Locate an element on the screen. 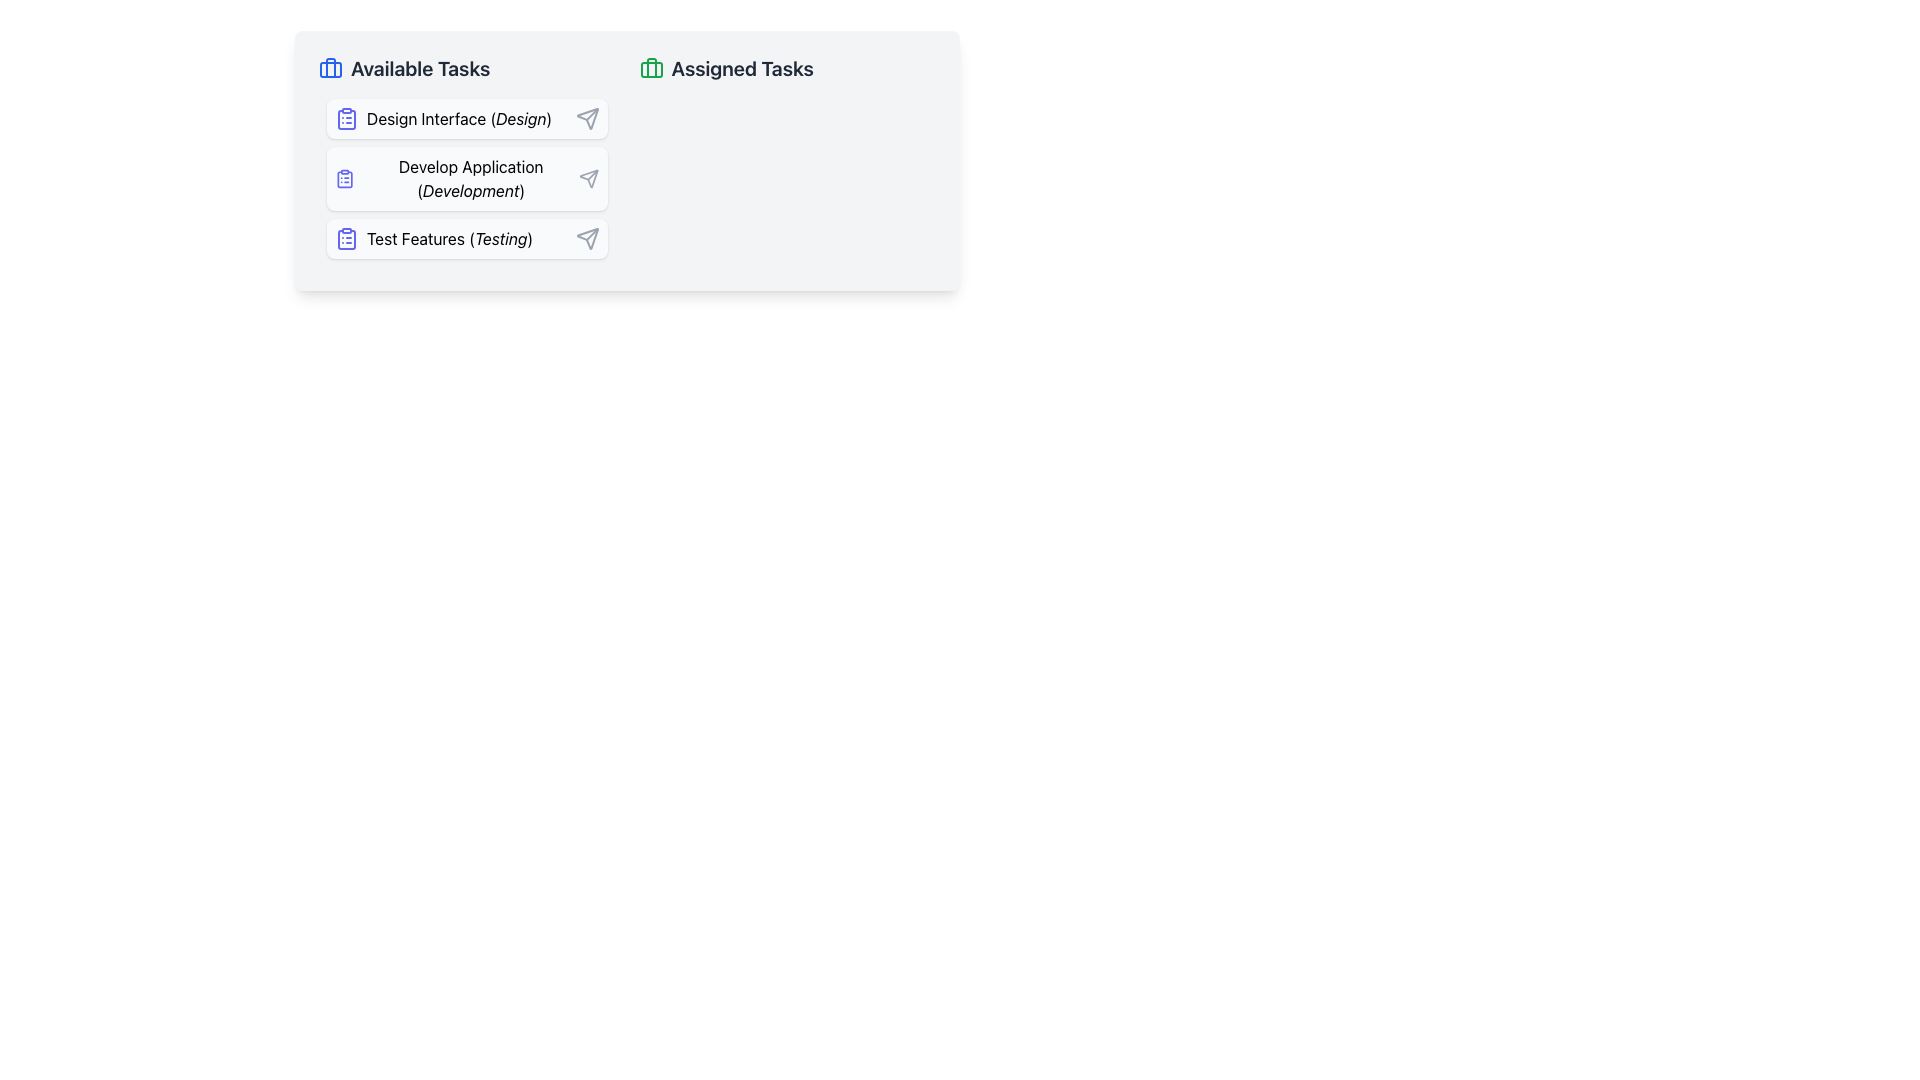  the 'Design Interface (Design)' task label, which is the first item in the 'Available Tasks' column is located at coordinates (458, 119).